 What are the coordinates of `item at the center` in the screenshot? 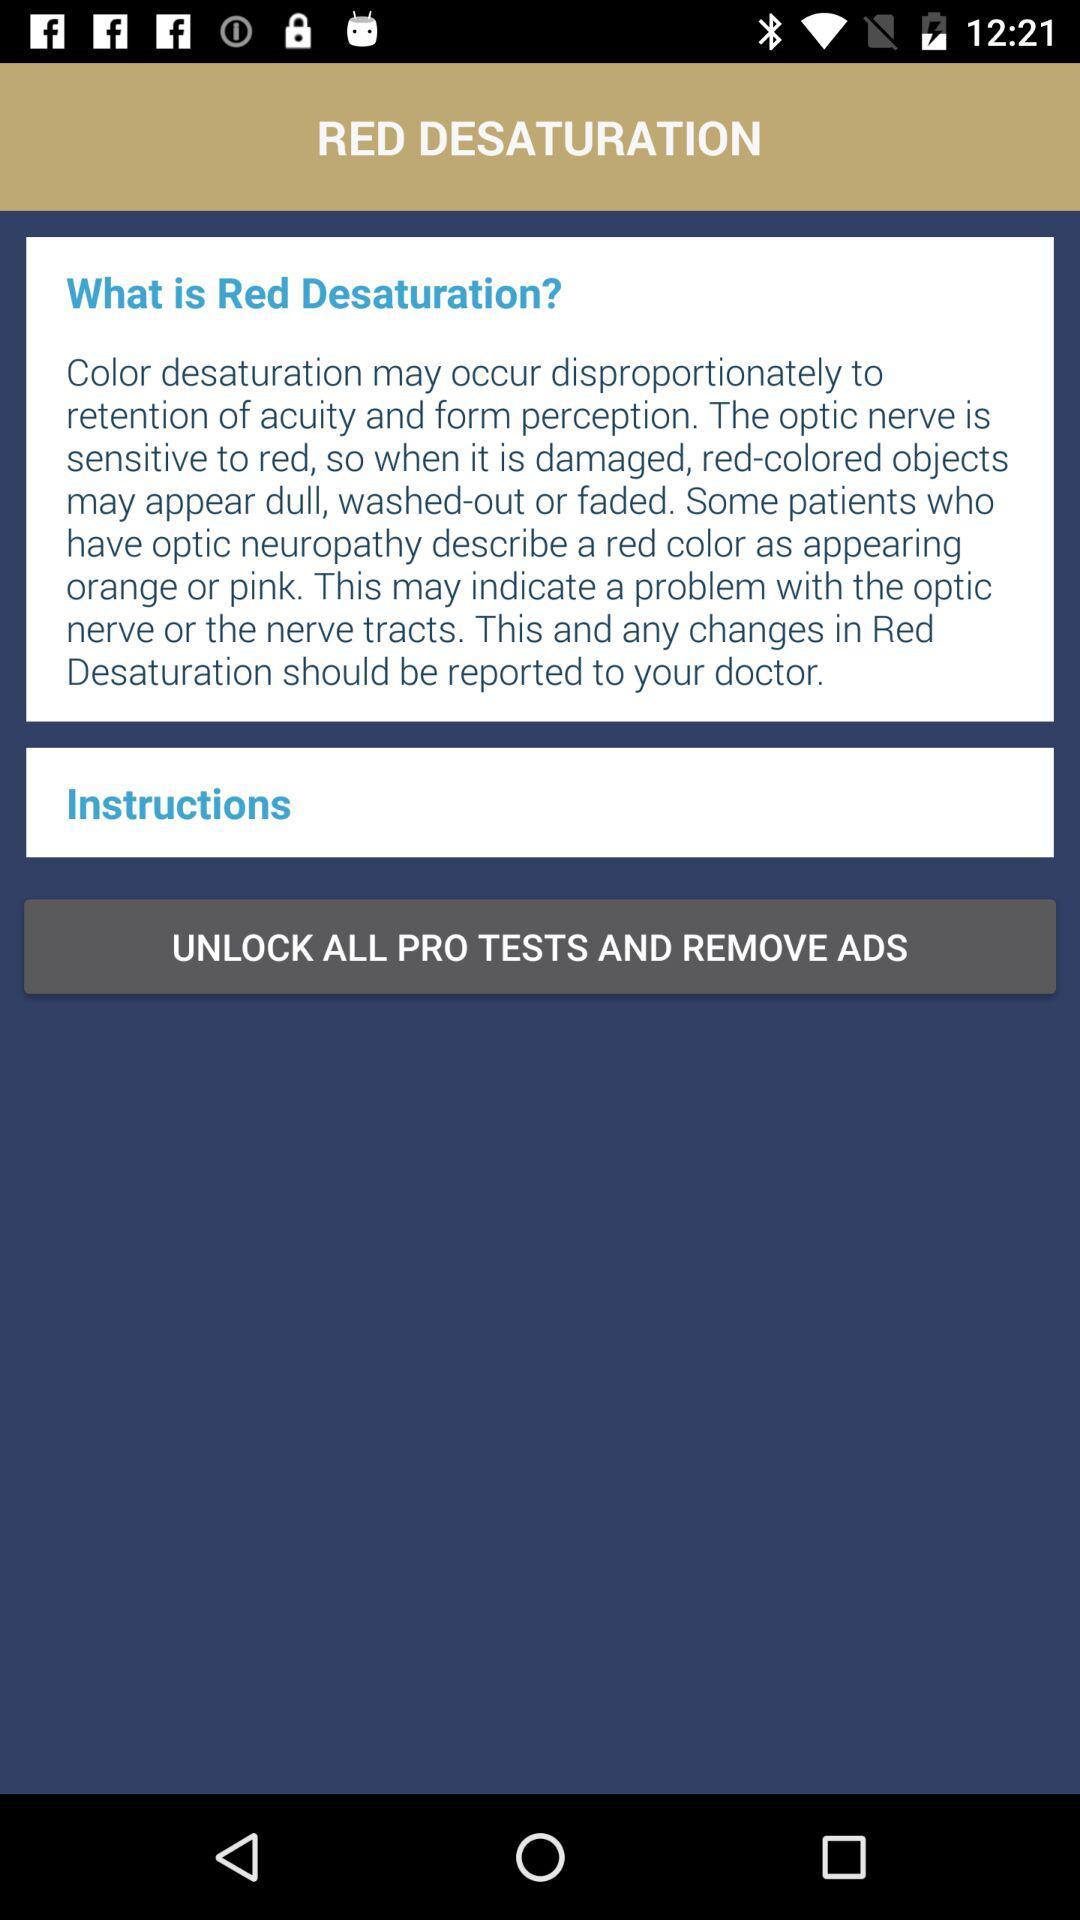 It's located at (540, 945).